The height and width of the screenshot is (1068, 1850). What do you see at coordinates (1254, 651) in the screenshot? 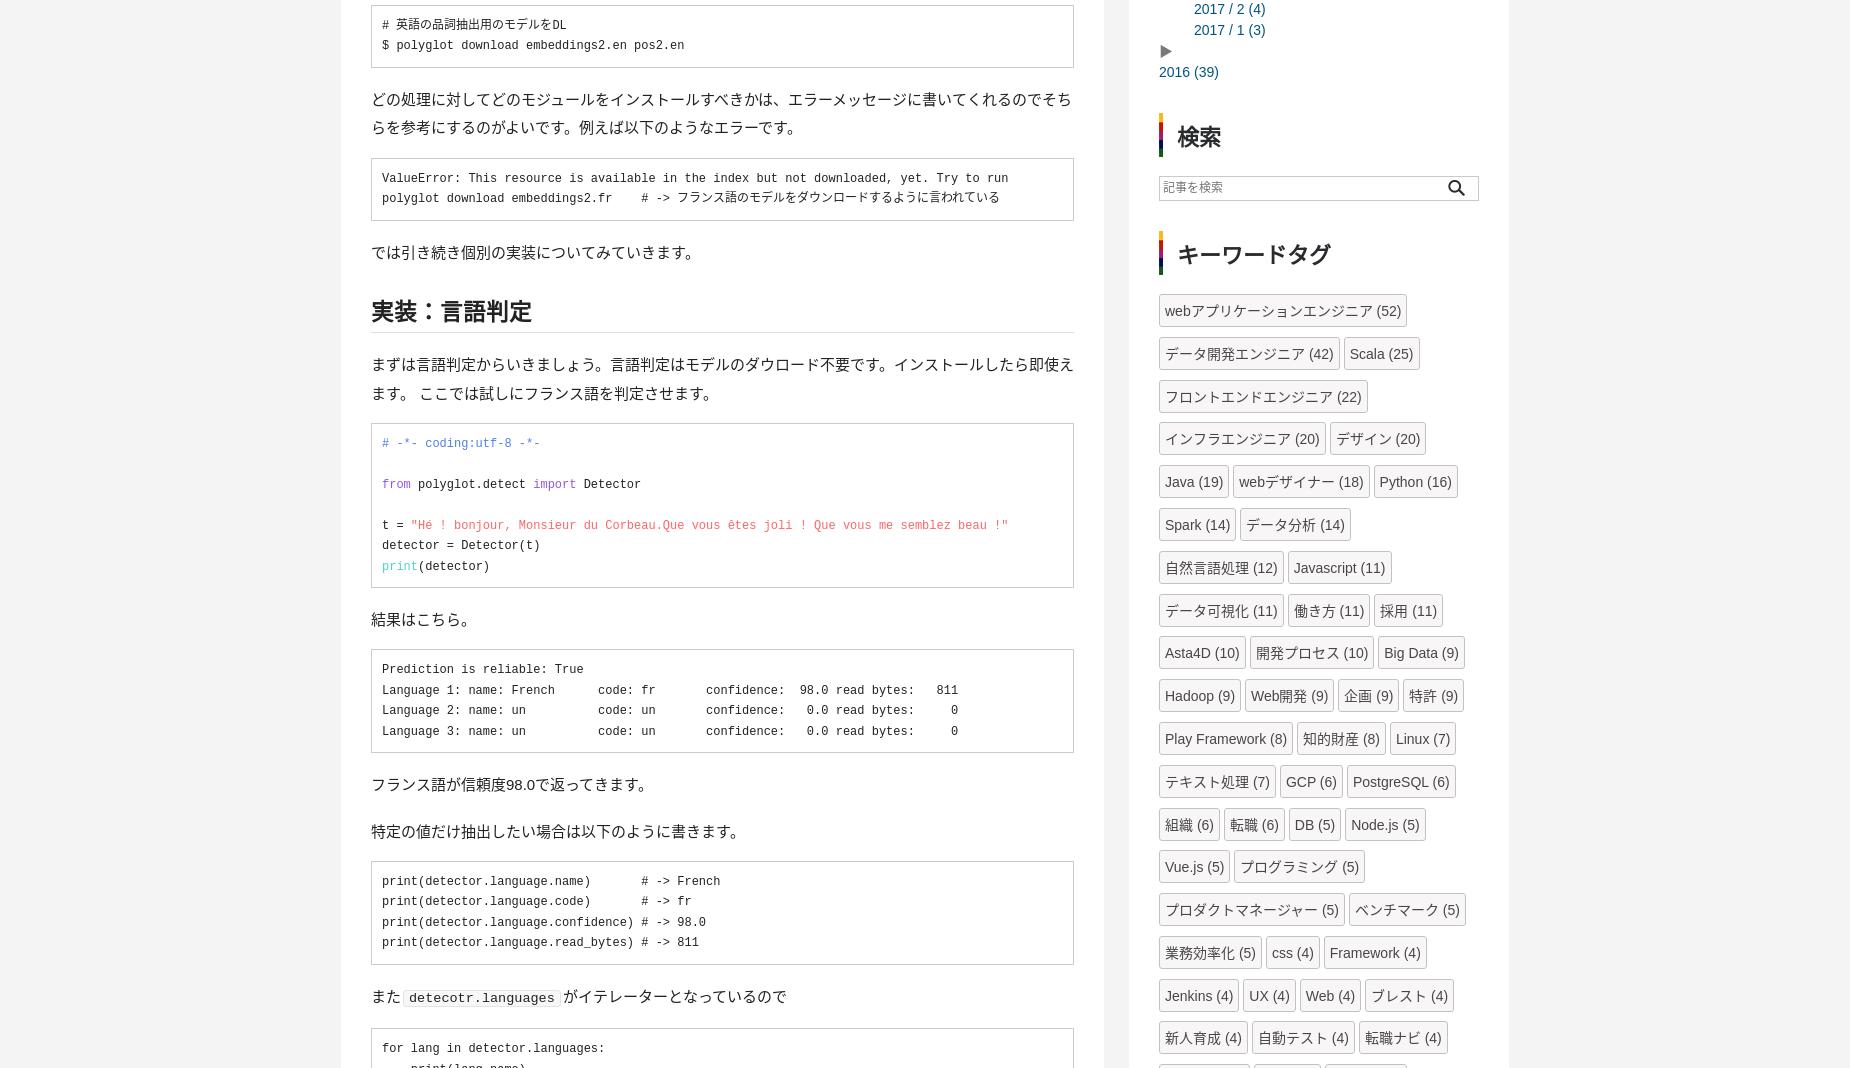
I see `'開発プロセス (10)'` at bounding box center [1254, 651].